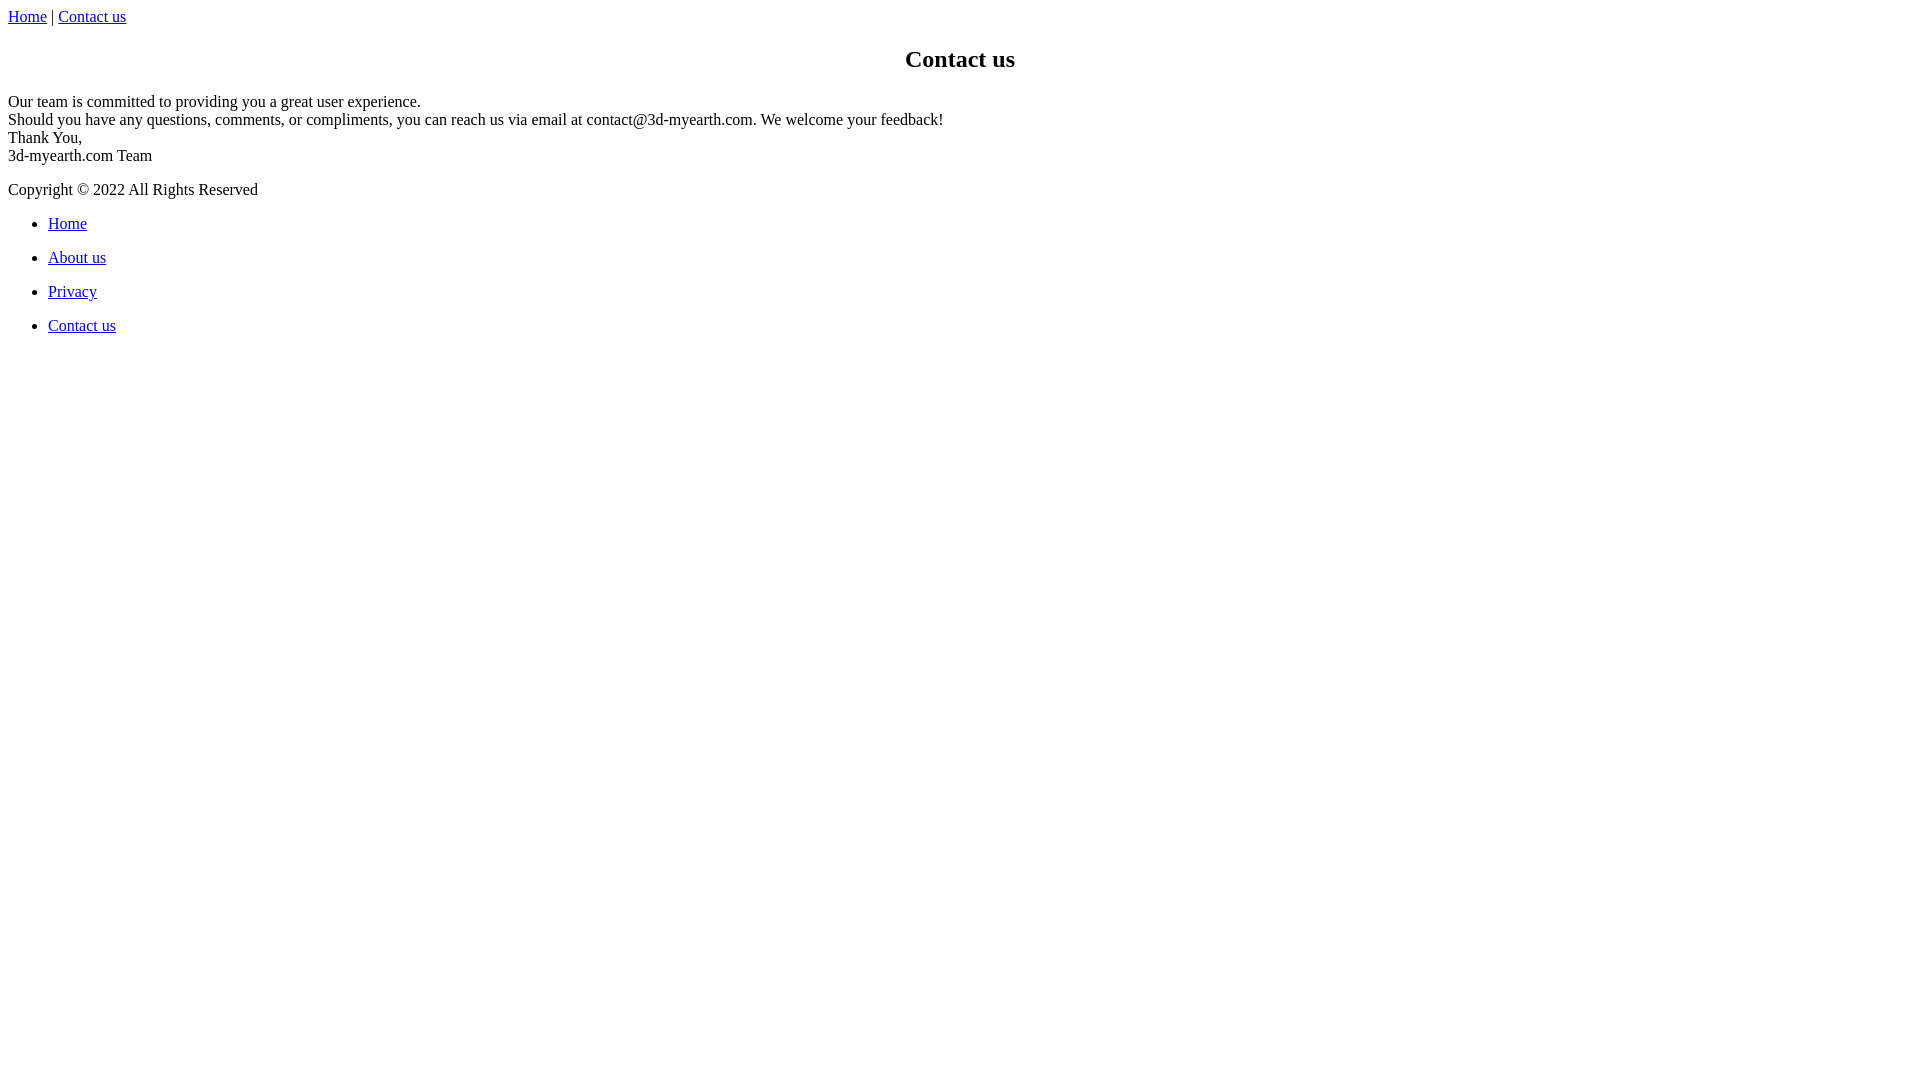 The height and width of the screenshot is (1080, 1920). What do you see at coordinates (67, 223) in the screenshot?
I see `'Home'` at bounding box center [67, 223].